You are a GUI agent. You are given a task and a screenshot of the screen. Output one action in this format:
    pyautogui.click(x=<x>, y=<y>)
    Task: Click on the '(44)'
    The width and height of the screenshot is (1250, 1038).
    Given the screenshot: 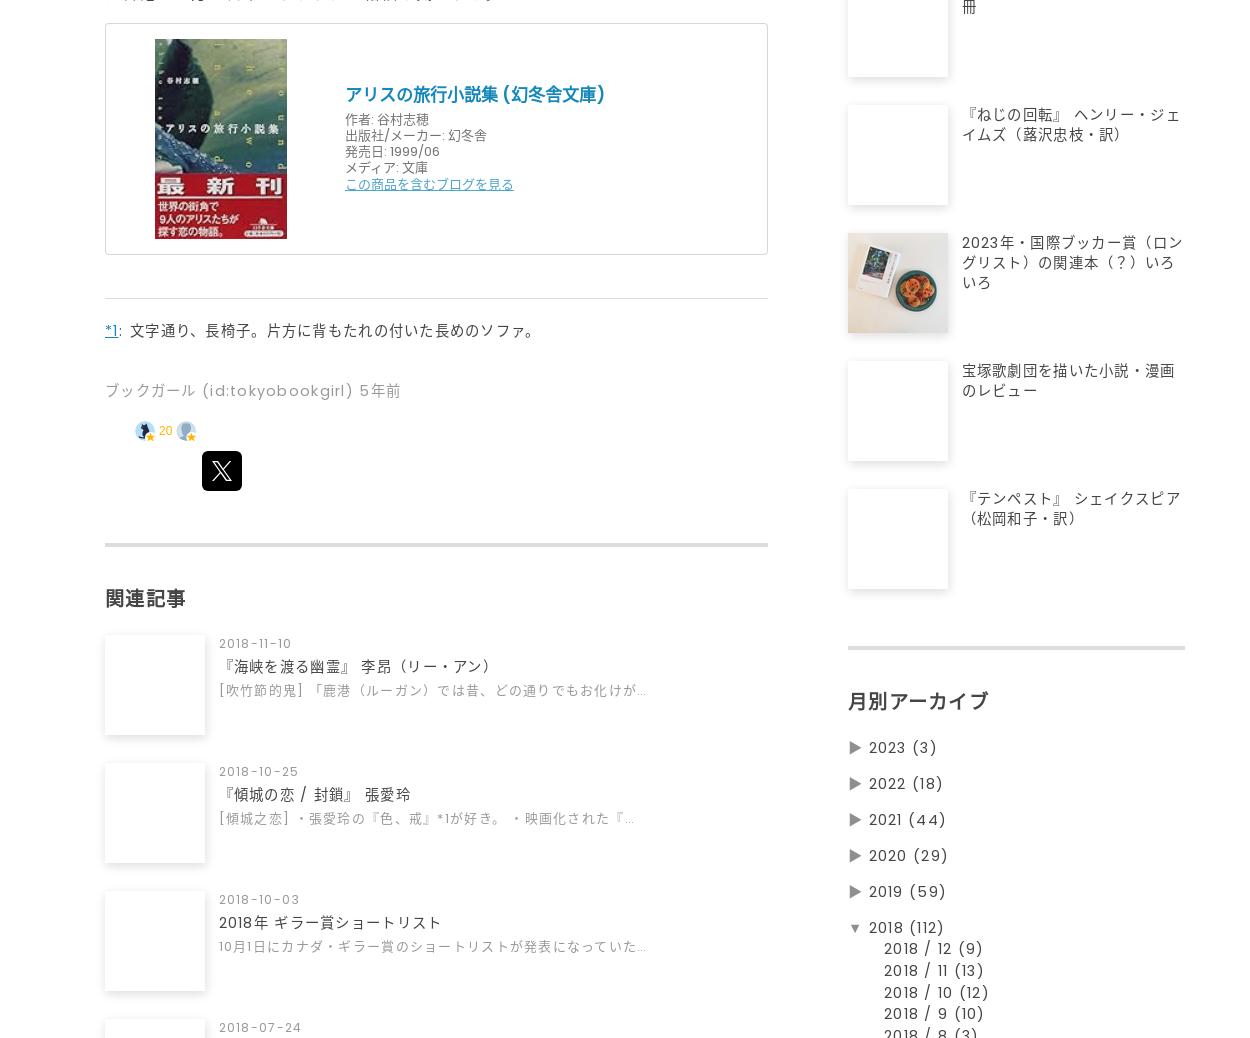 What is the action you would take?
    pyautogui.click(x=927, y=828)
    